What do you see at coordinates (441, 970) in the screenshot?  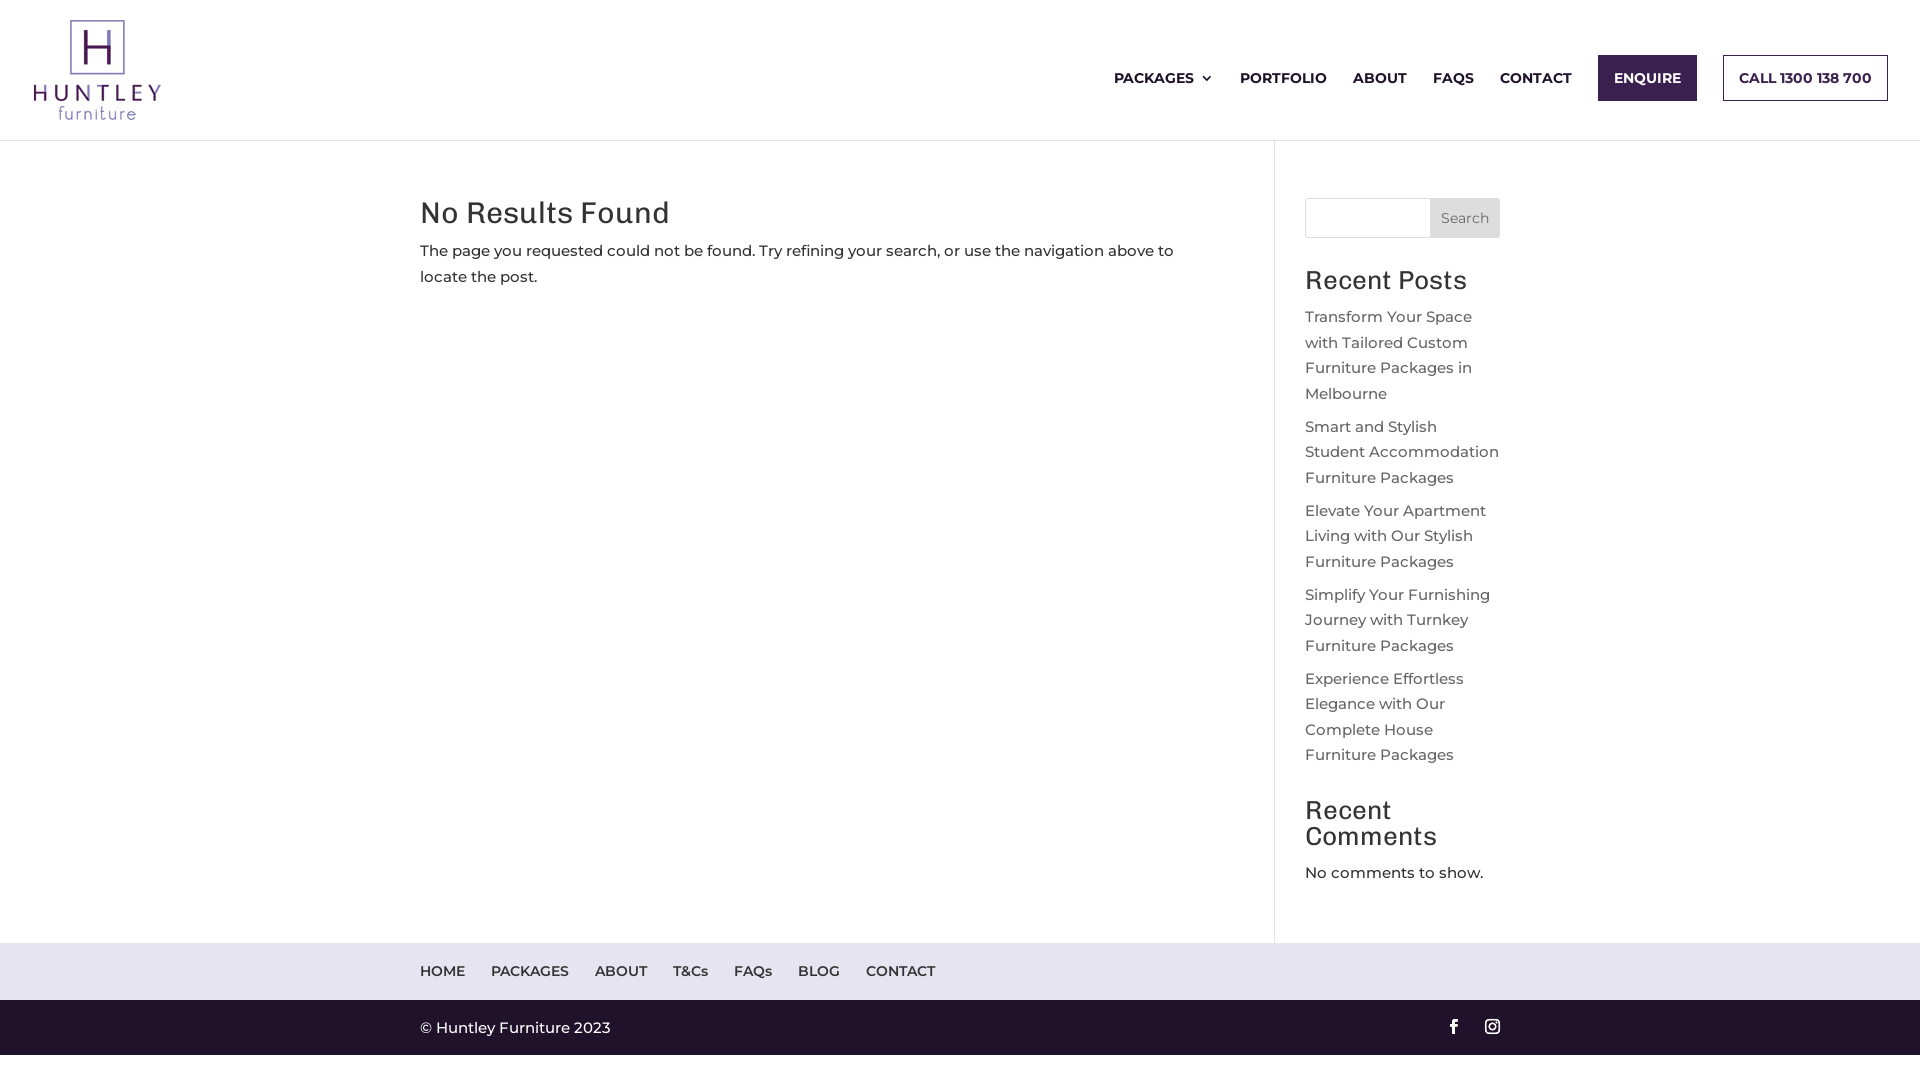 I see `'HOME'` at bounding box center [441, 970].